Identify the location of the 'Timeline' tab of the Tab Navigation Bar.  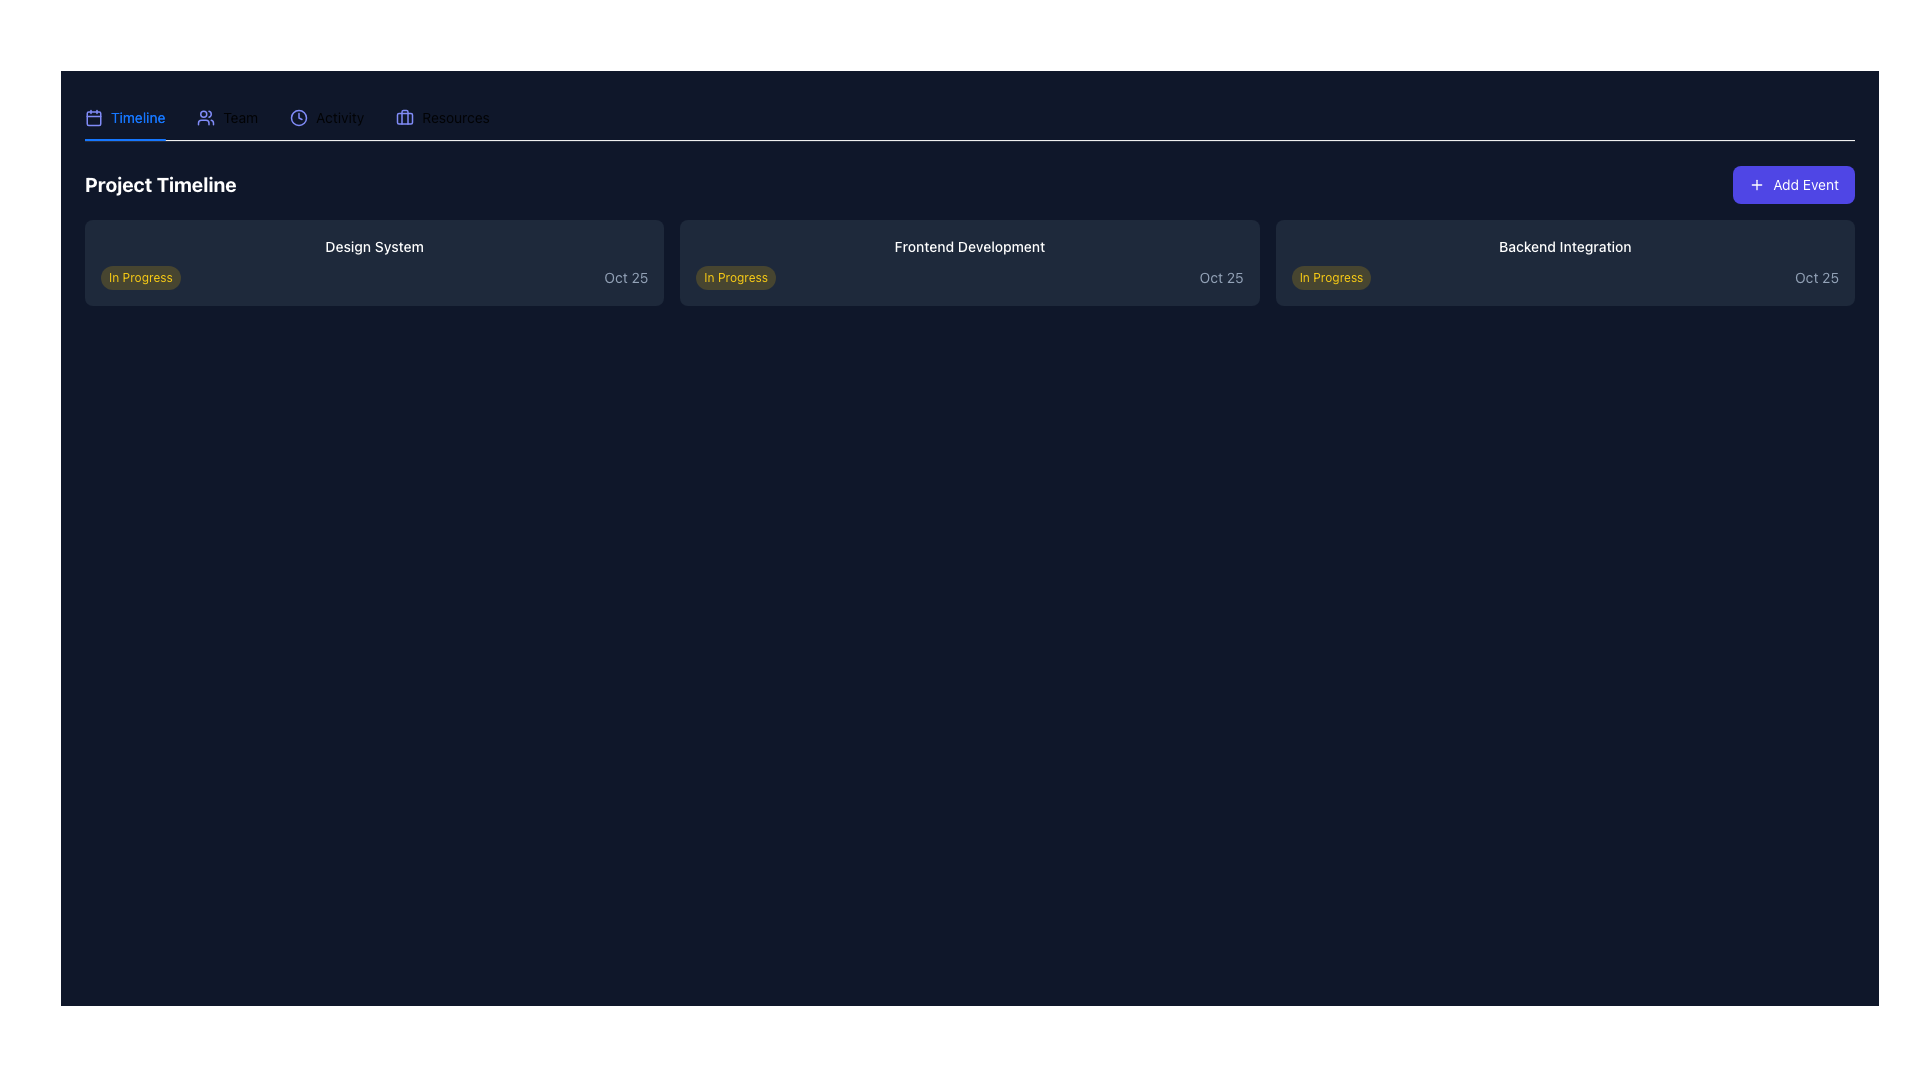
(969, 118).